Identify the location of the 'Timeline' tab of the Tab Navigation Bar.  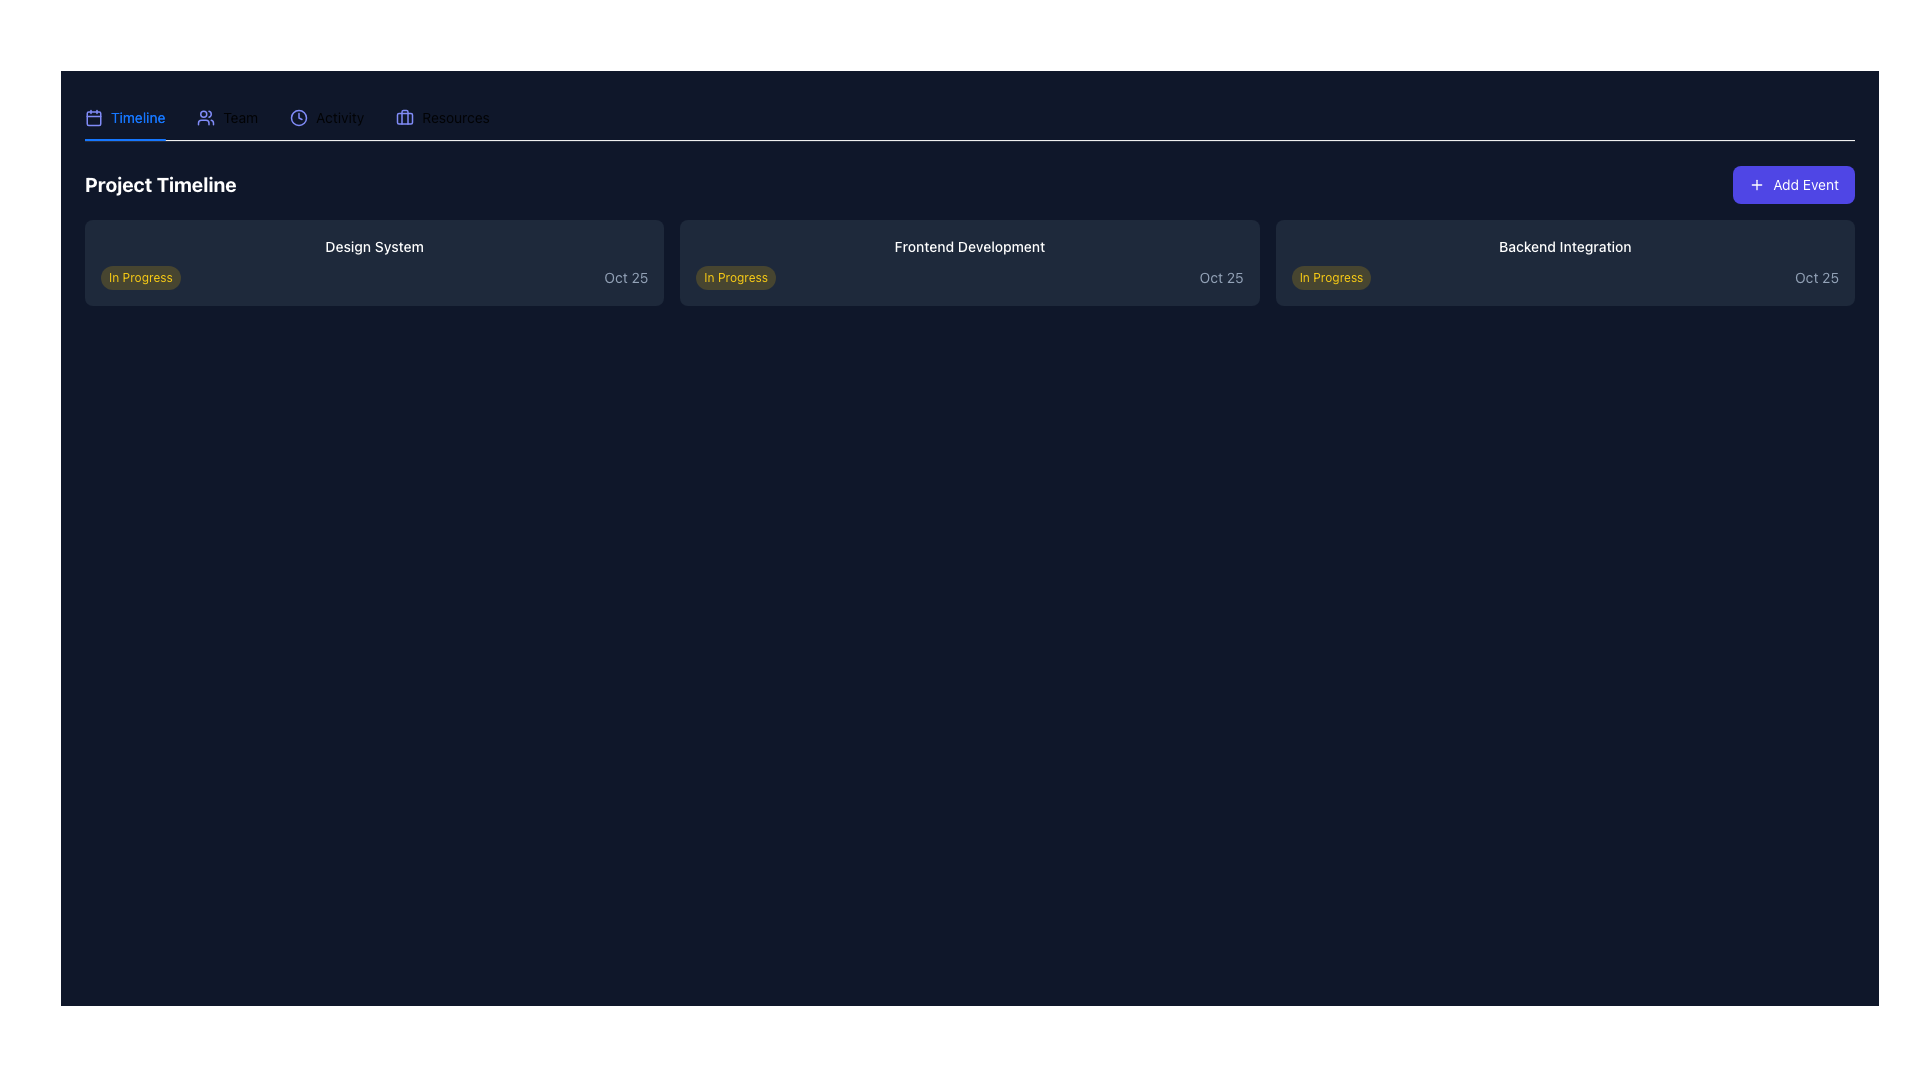
(969, 118).